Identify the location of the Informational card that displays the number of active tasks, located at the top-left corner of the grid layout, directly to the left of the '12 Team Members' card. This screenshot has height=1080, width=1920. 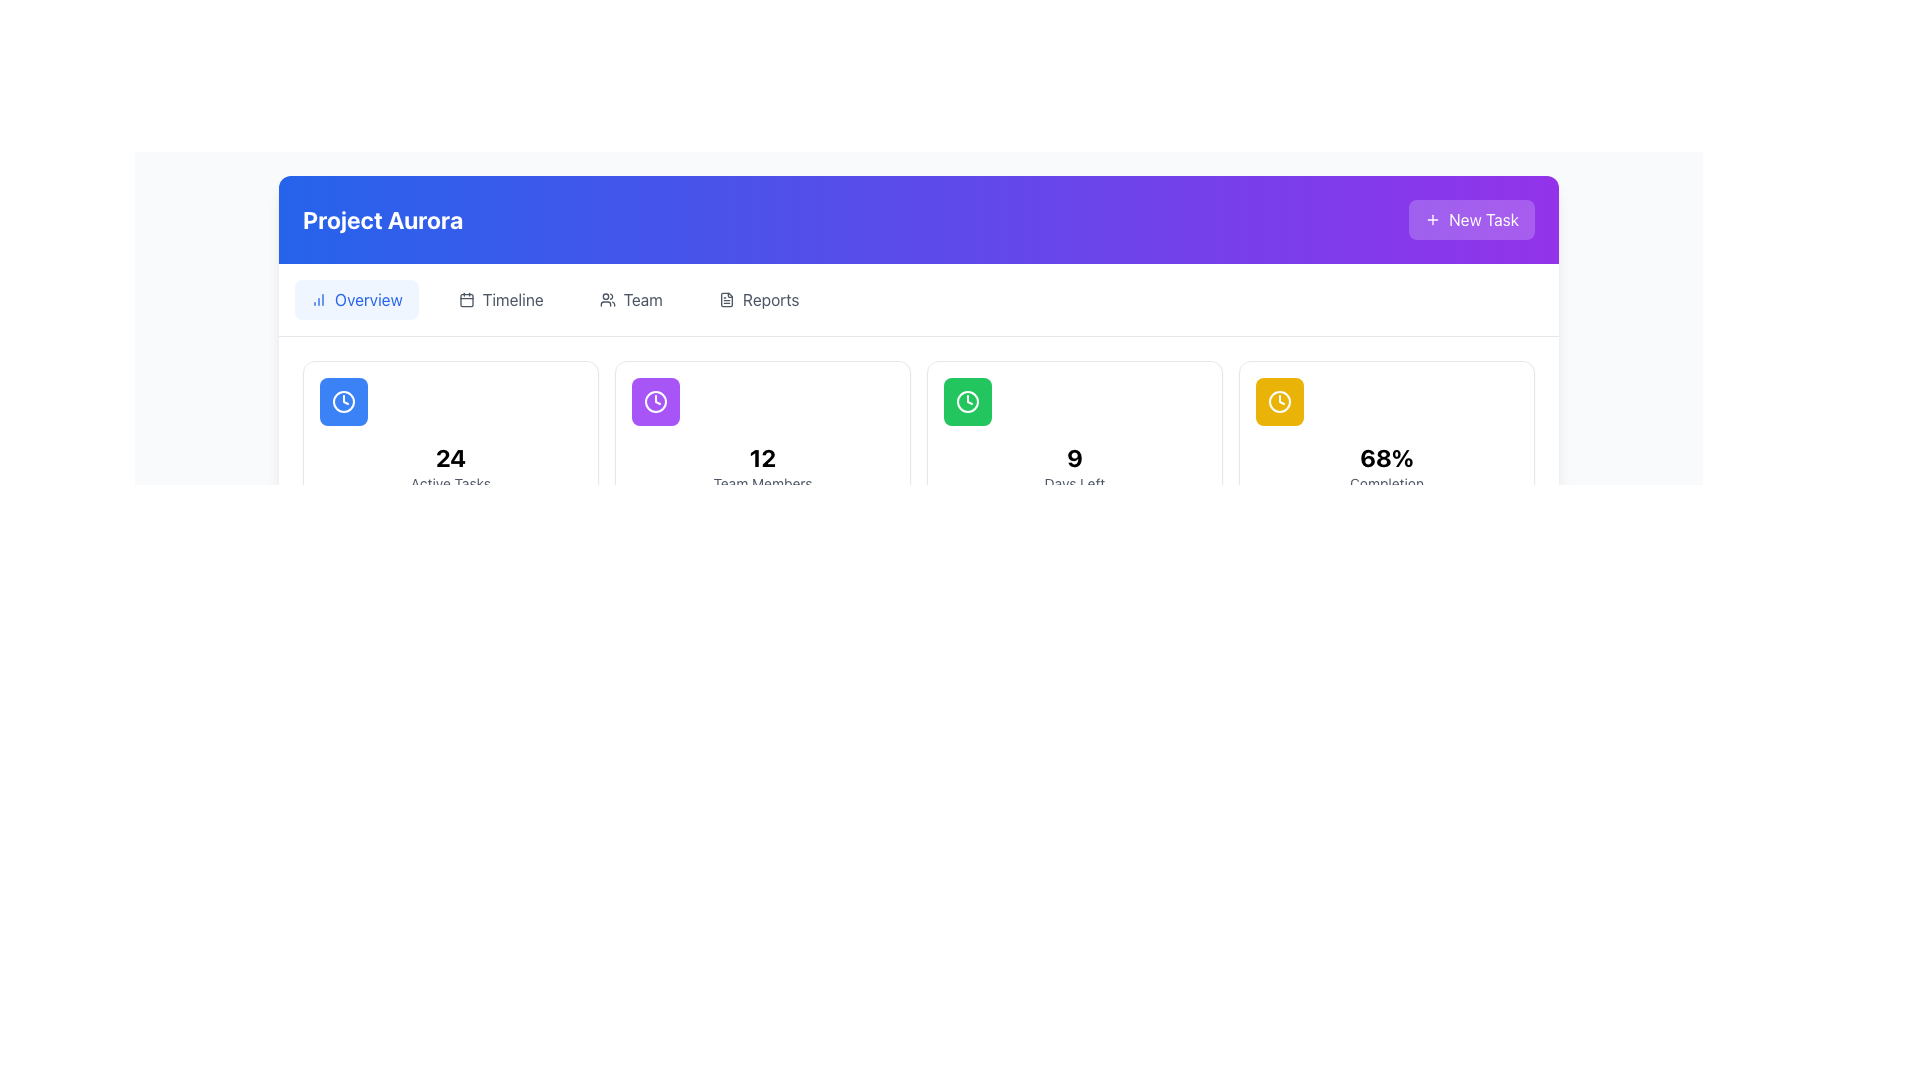
(450, 434).